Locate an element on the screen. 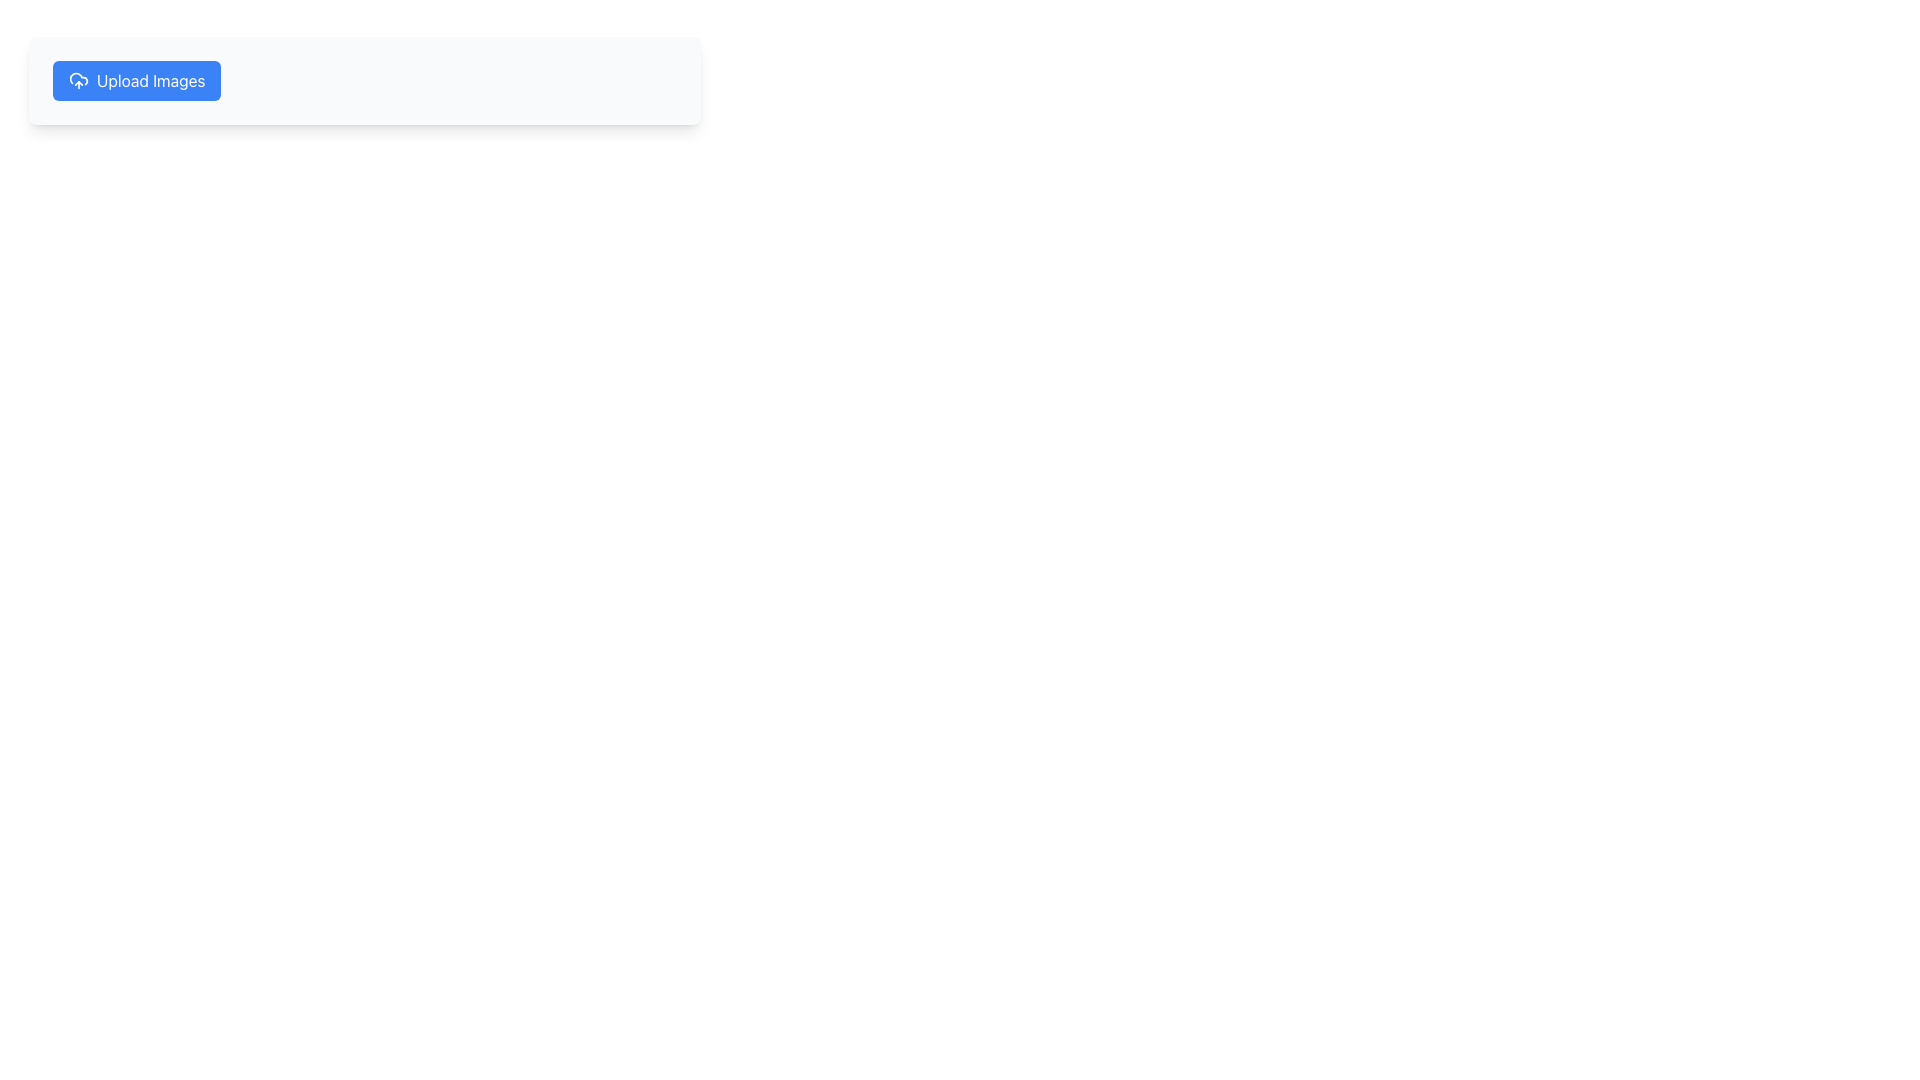 The height and width of the screenshot is (1080, 1920). the blue rectangular button labeled 'Upload Images' to observe a color change is located at coordinates (136, 80).